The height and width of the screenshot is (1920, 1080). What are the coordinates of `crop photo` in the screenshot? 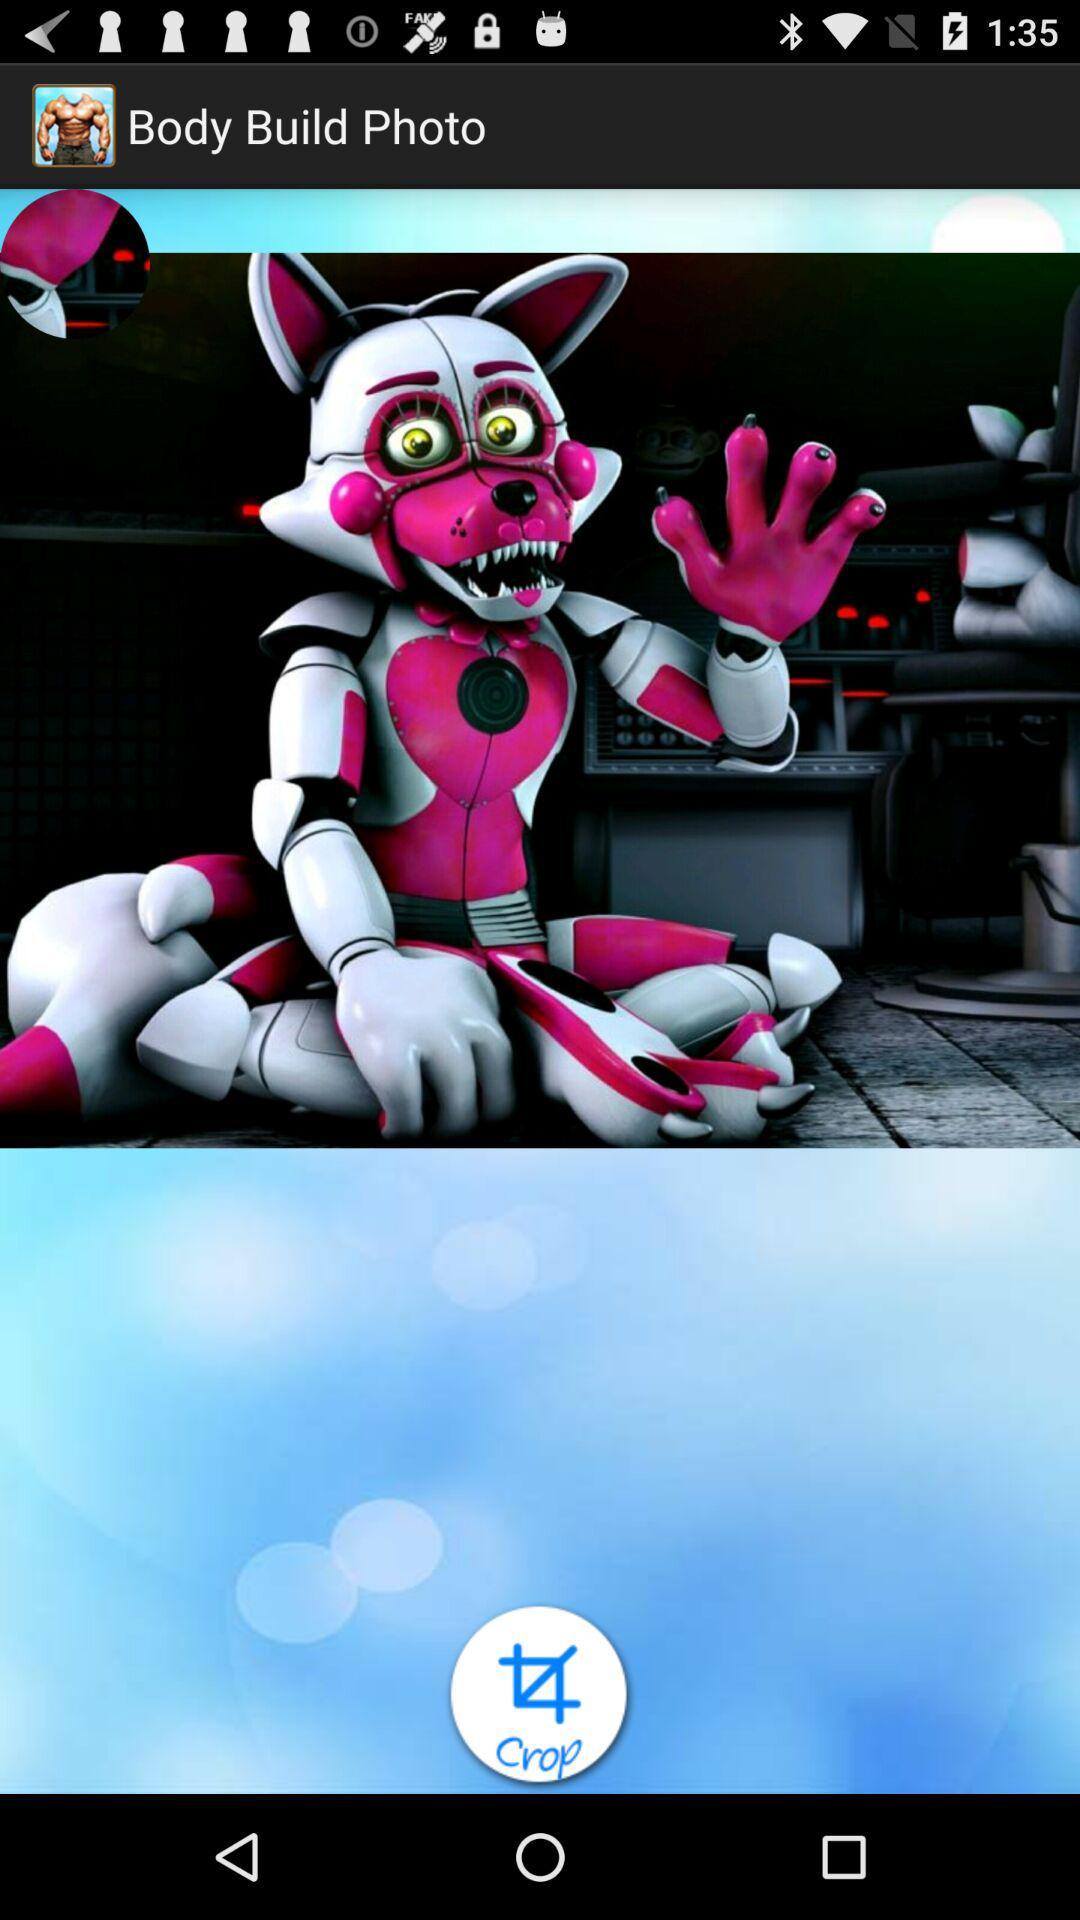 It's located at (540, 1696).